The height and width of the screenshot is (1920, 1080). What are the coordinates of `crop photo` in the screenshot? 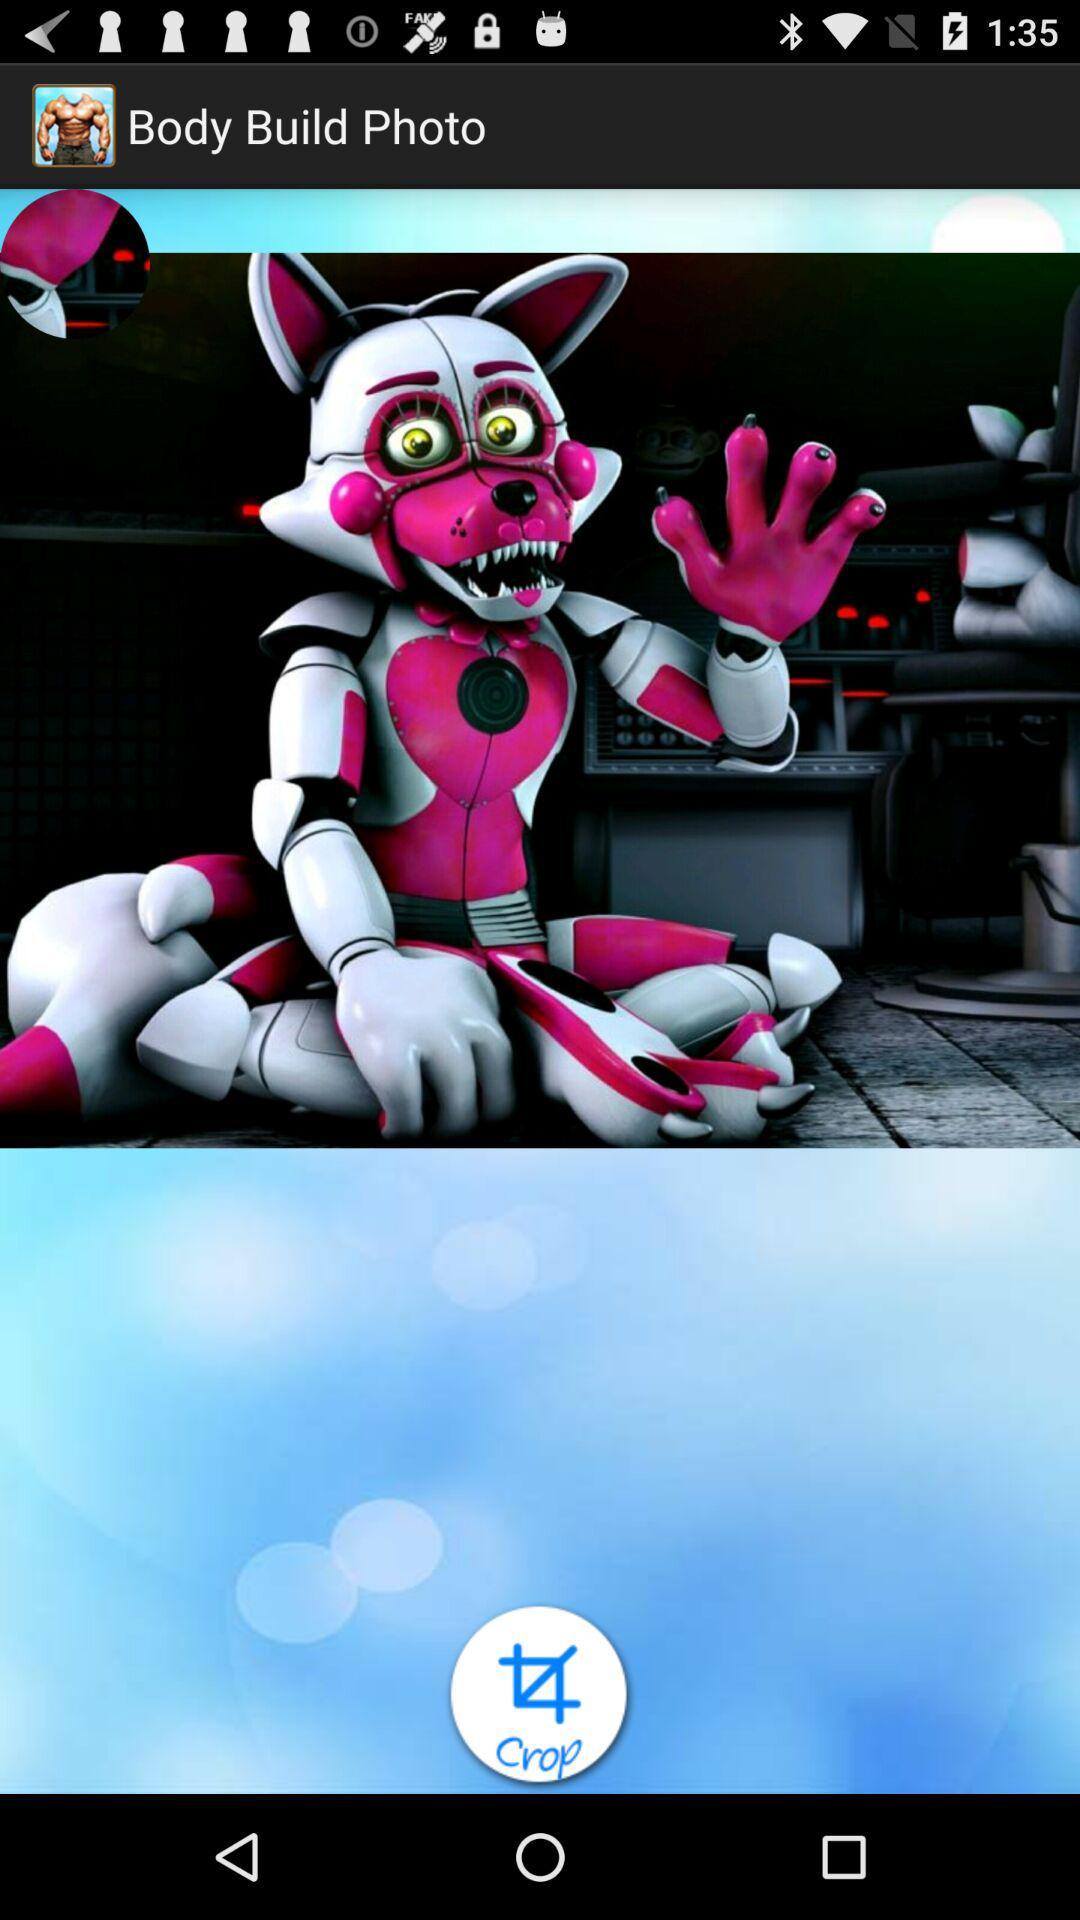 It's located at (540, 1696).